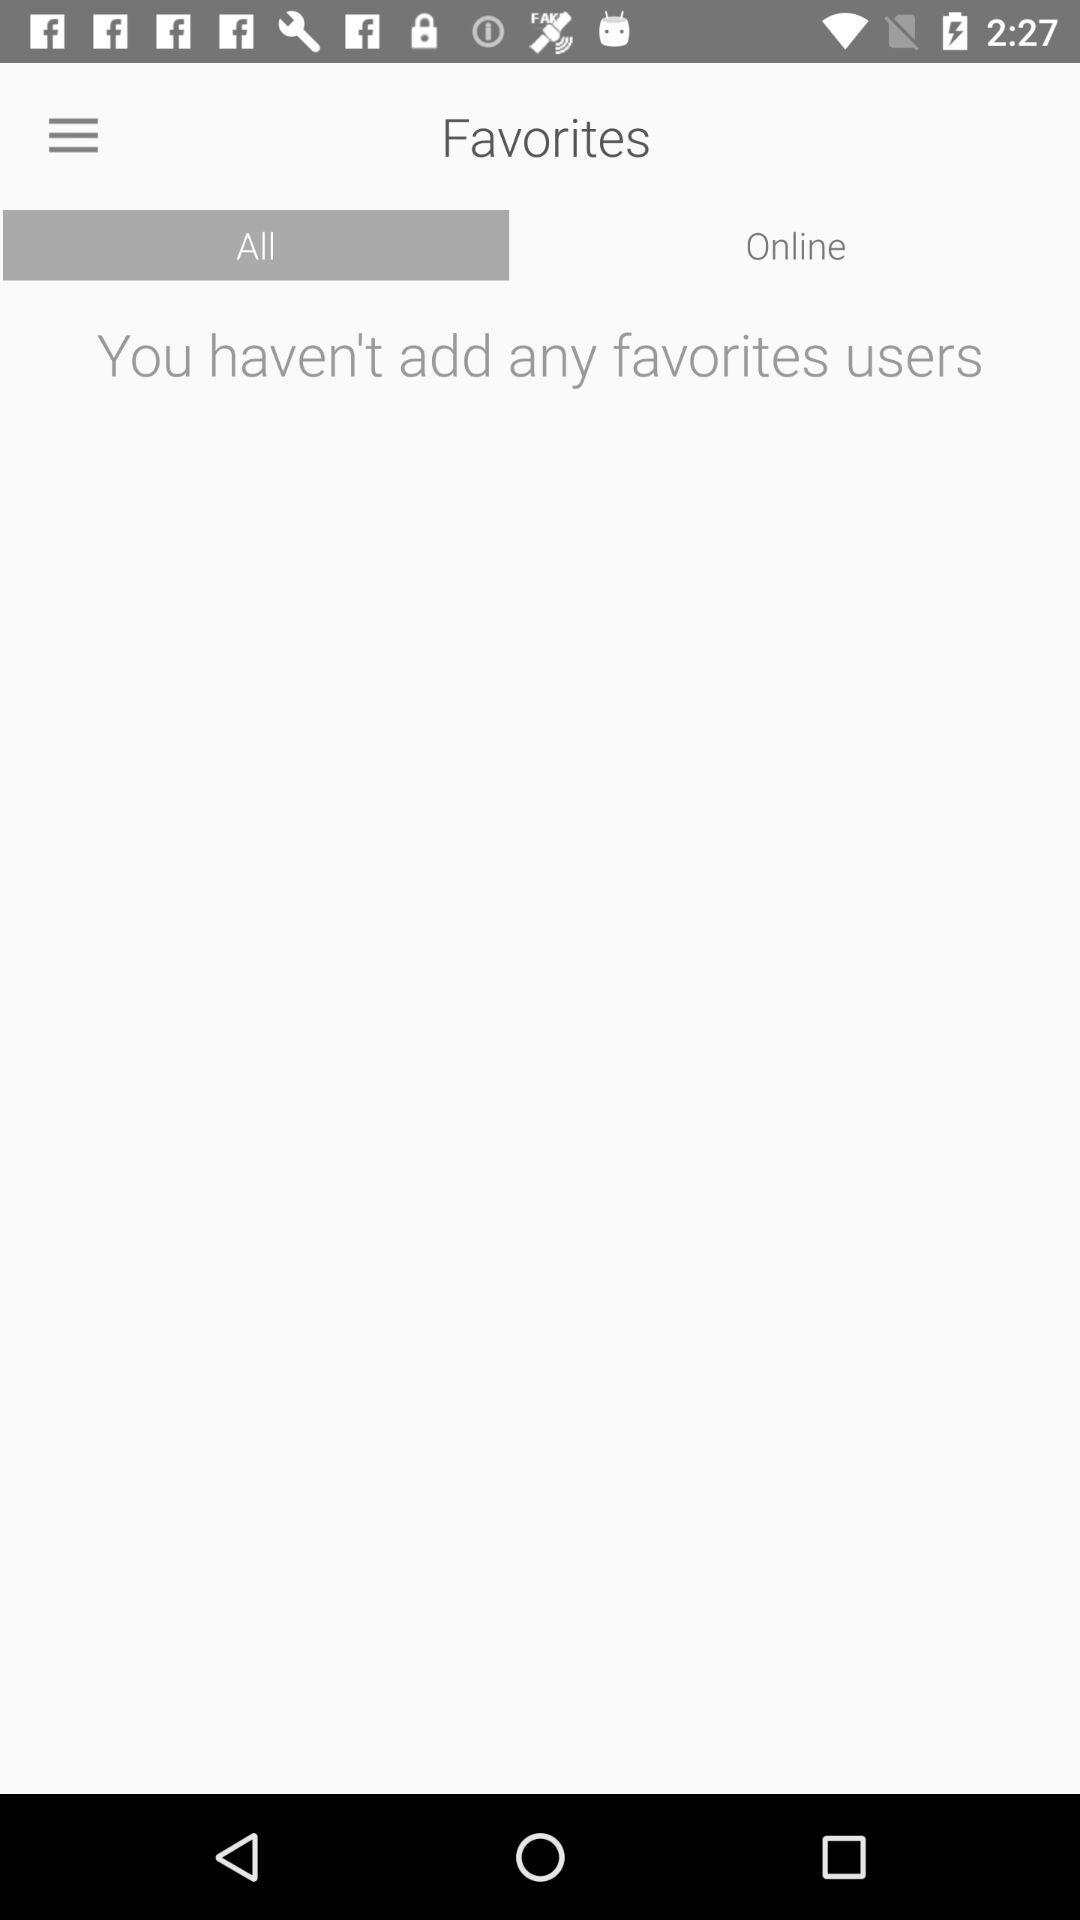 This screenshot has width=1080, height=1920. What do you see at coordinates (540, 1042) in the screenshot?
I see `the item below the all icon` at bounding box center [540, 1042].